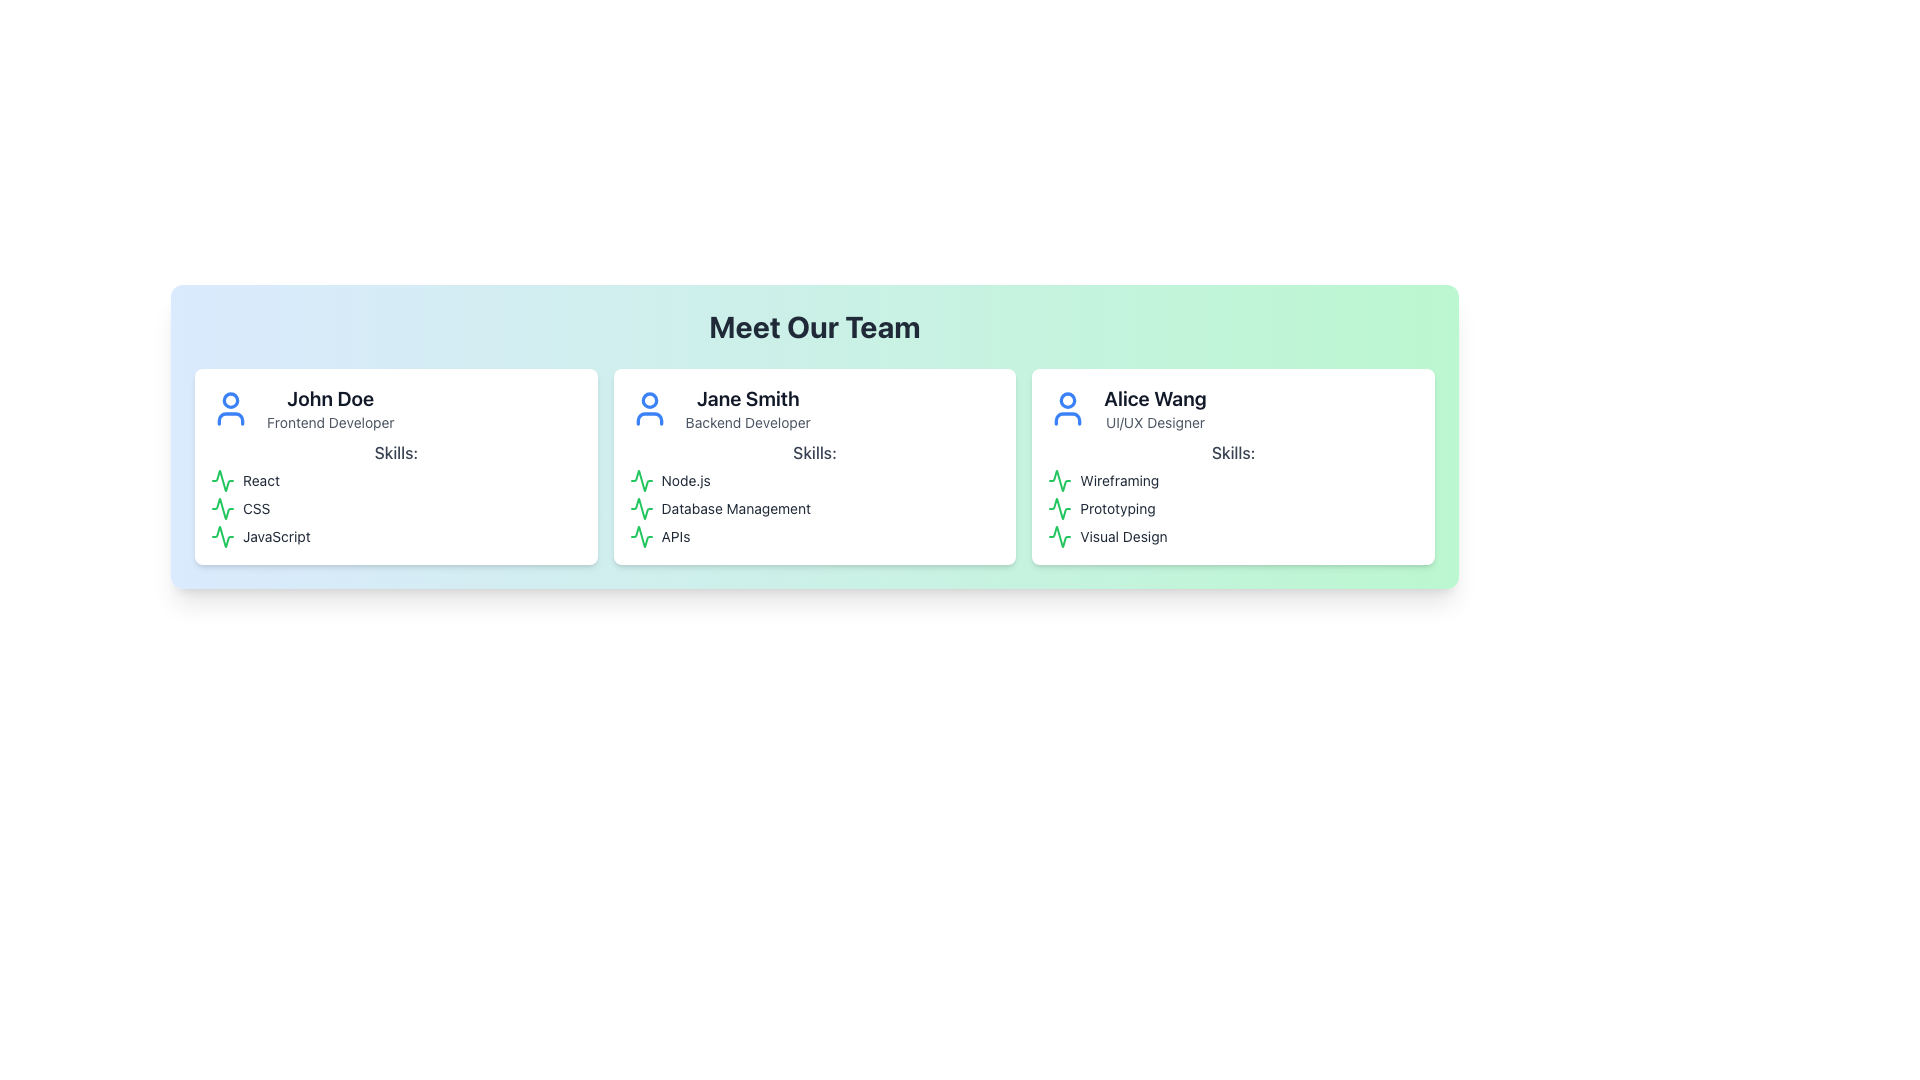 The width and height of the screenshot is (1920, 1080). What do you see at coordinates (1232, 481) in the screenshot?
I see `the skill 'Wireframing' displayed in the first position under the 'Skills' section in Alice Wang's card, which is a UI/UX Designer` at bounding box center [1232, 481].